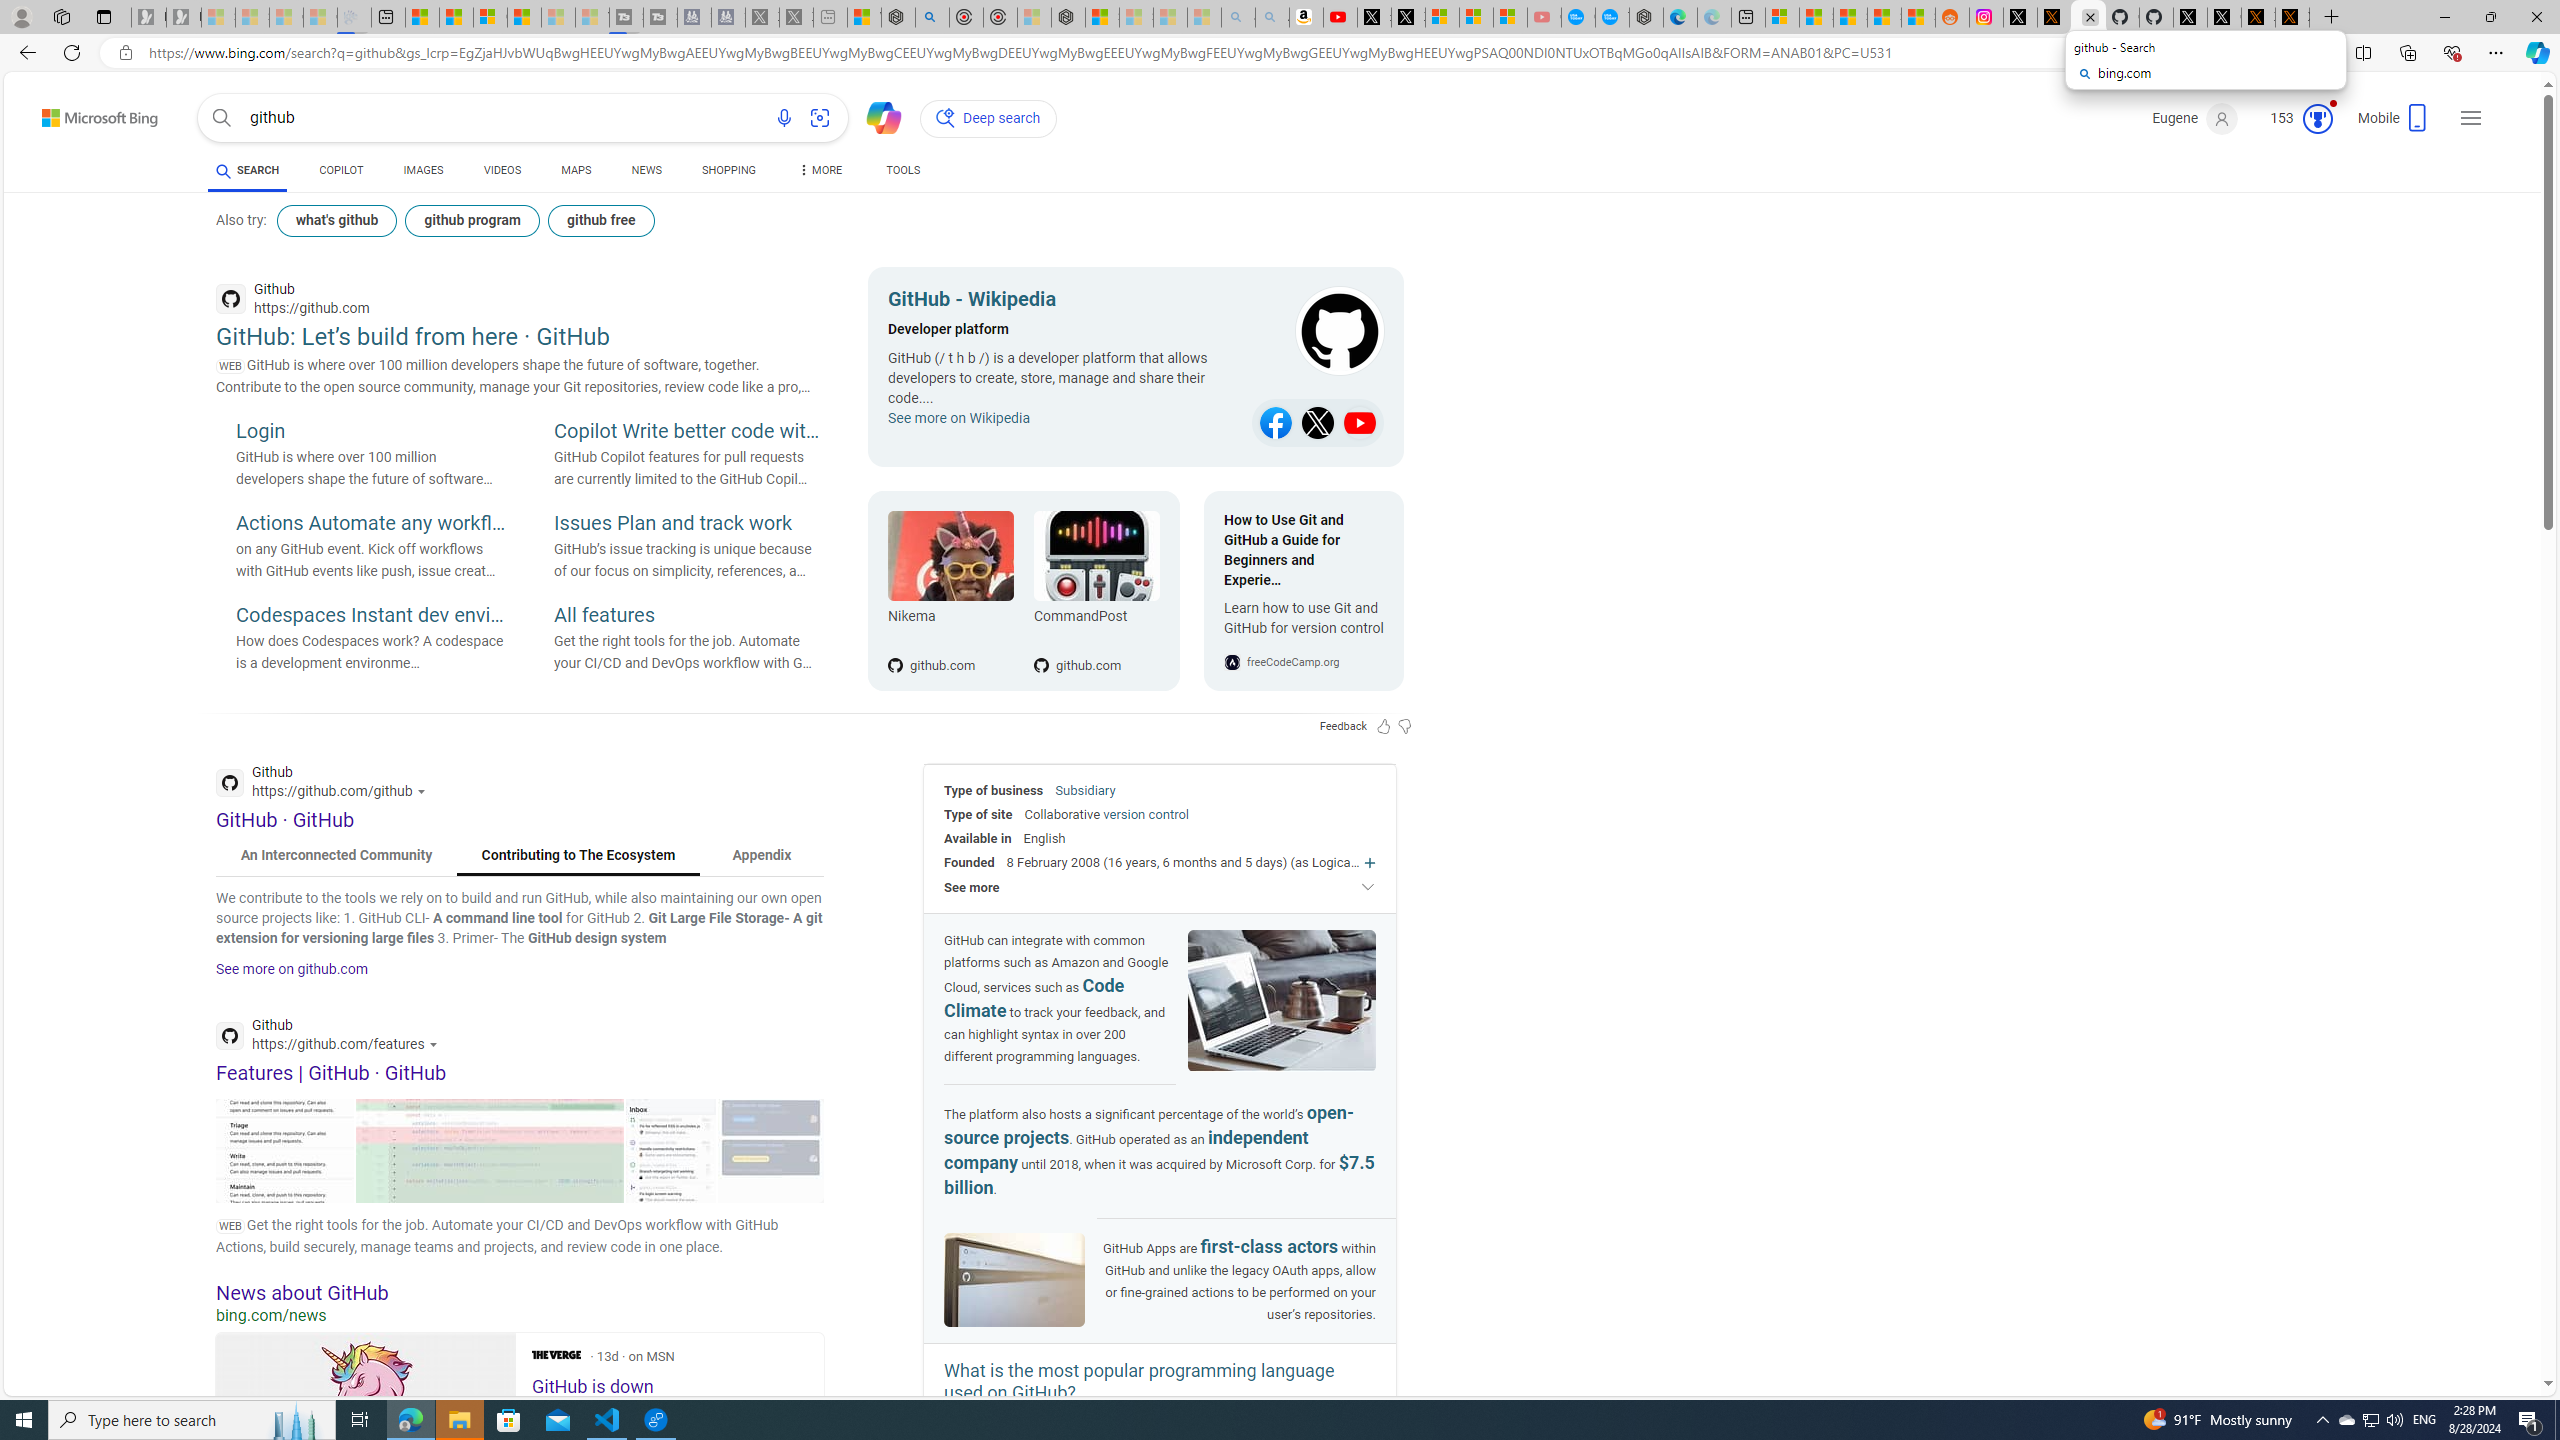  Describe the element at coordinates (1145, 813) in the screenshot. I see `'version control'` at that location.